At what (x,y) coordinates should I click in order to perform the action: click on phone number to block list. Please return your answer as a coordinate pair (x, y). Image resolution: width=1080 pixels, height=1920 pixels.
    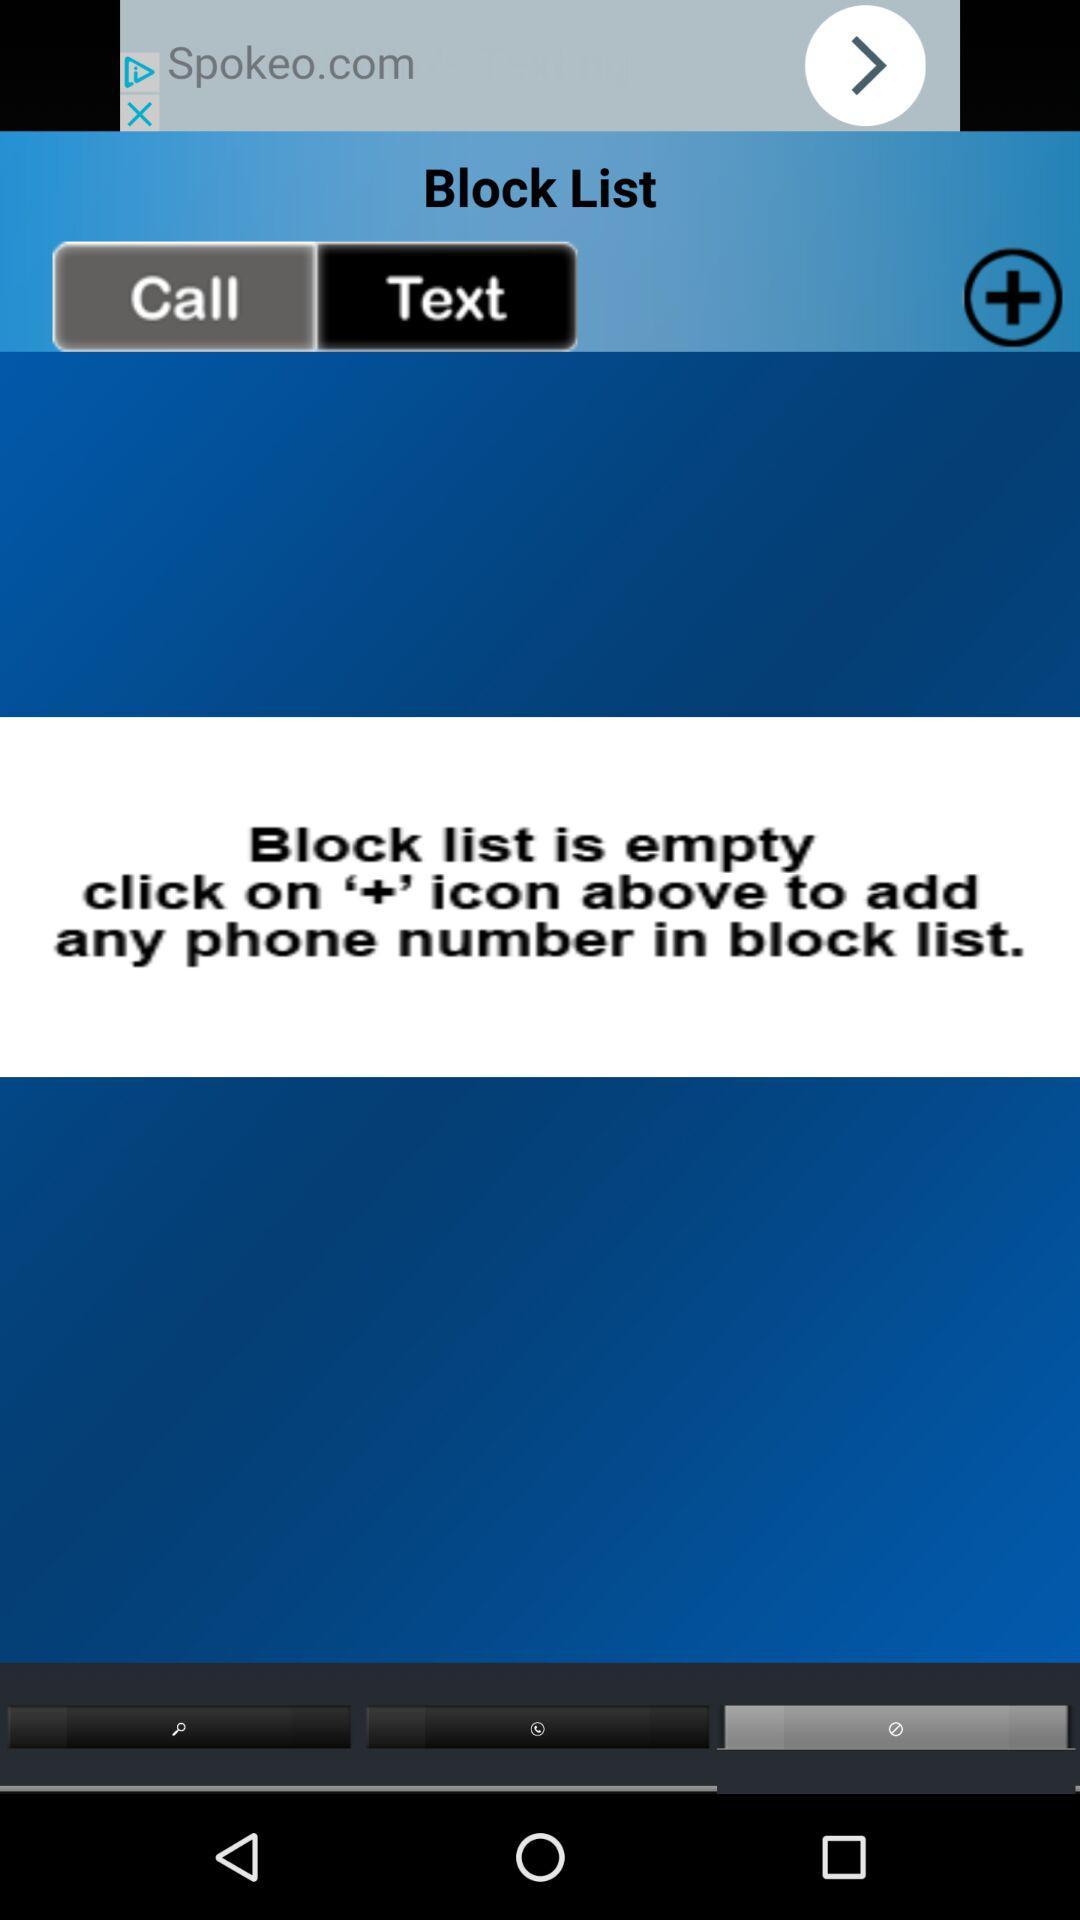
    Looking at the image, I should click on (1009, 295).